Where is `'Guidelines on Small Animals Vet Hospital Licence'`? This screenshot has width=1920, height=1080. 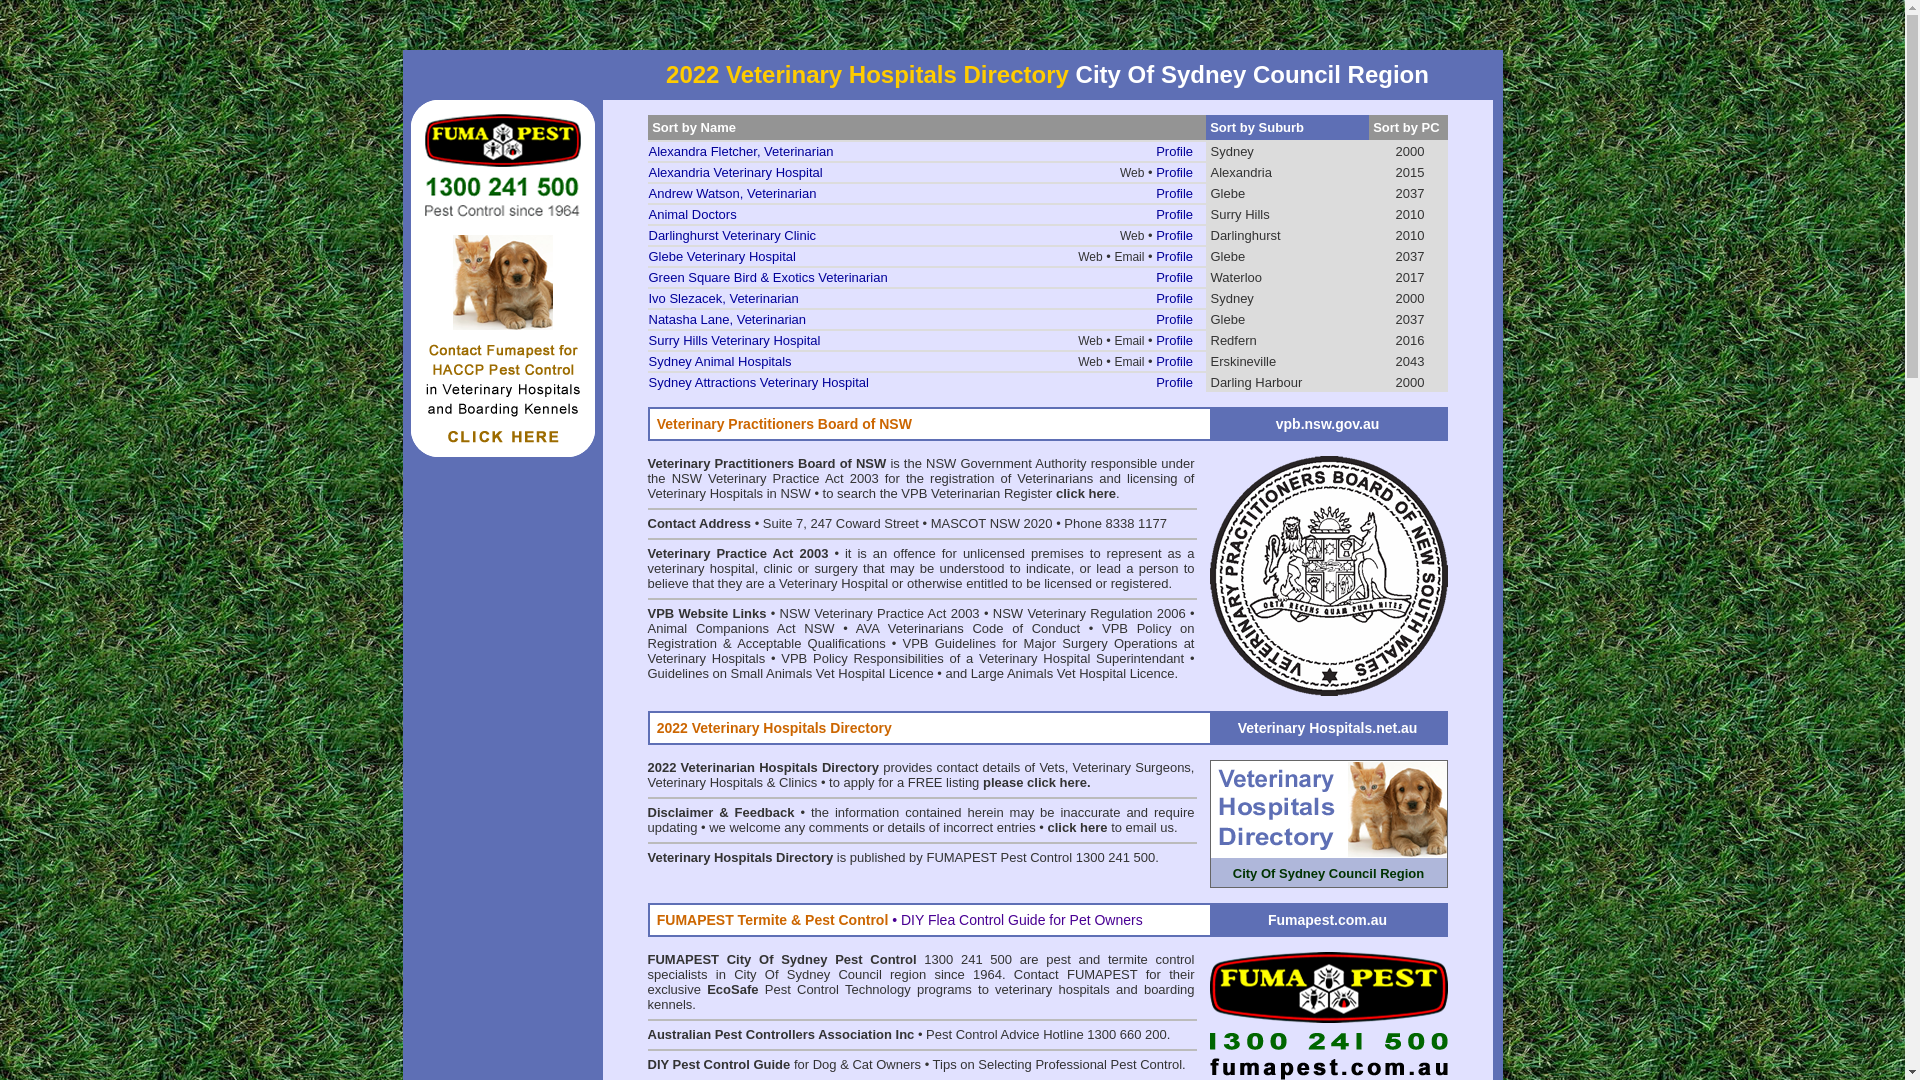
'Guidelines on Small Animals Vet Hospital Licence' is located at coordinates (790, 673).